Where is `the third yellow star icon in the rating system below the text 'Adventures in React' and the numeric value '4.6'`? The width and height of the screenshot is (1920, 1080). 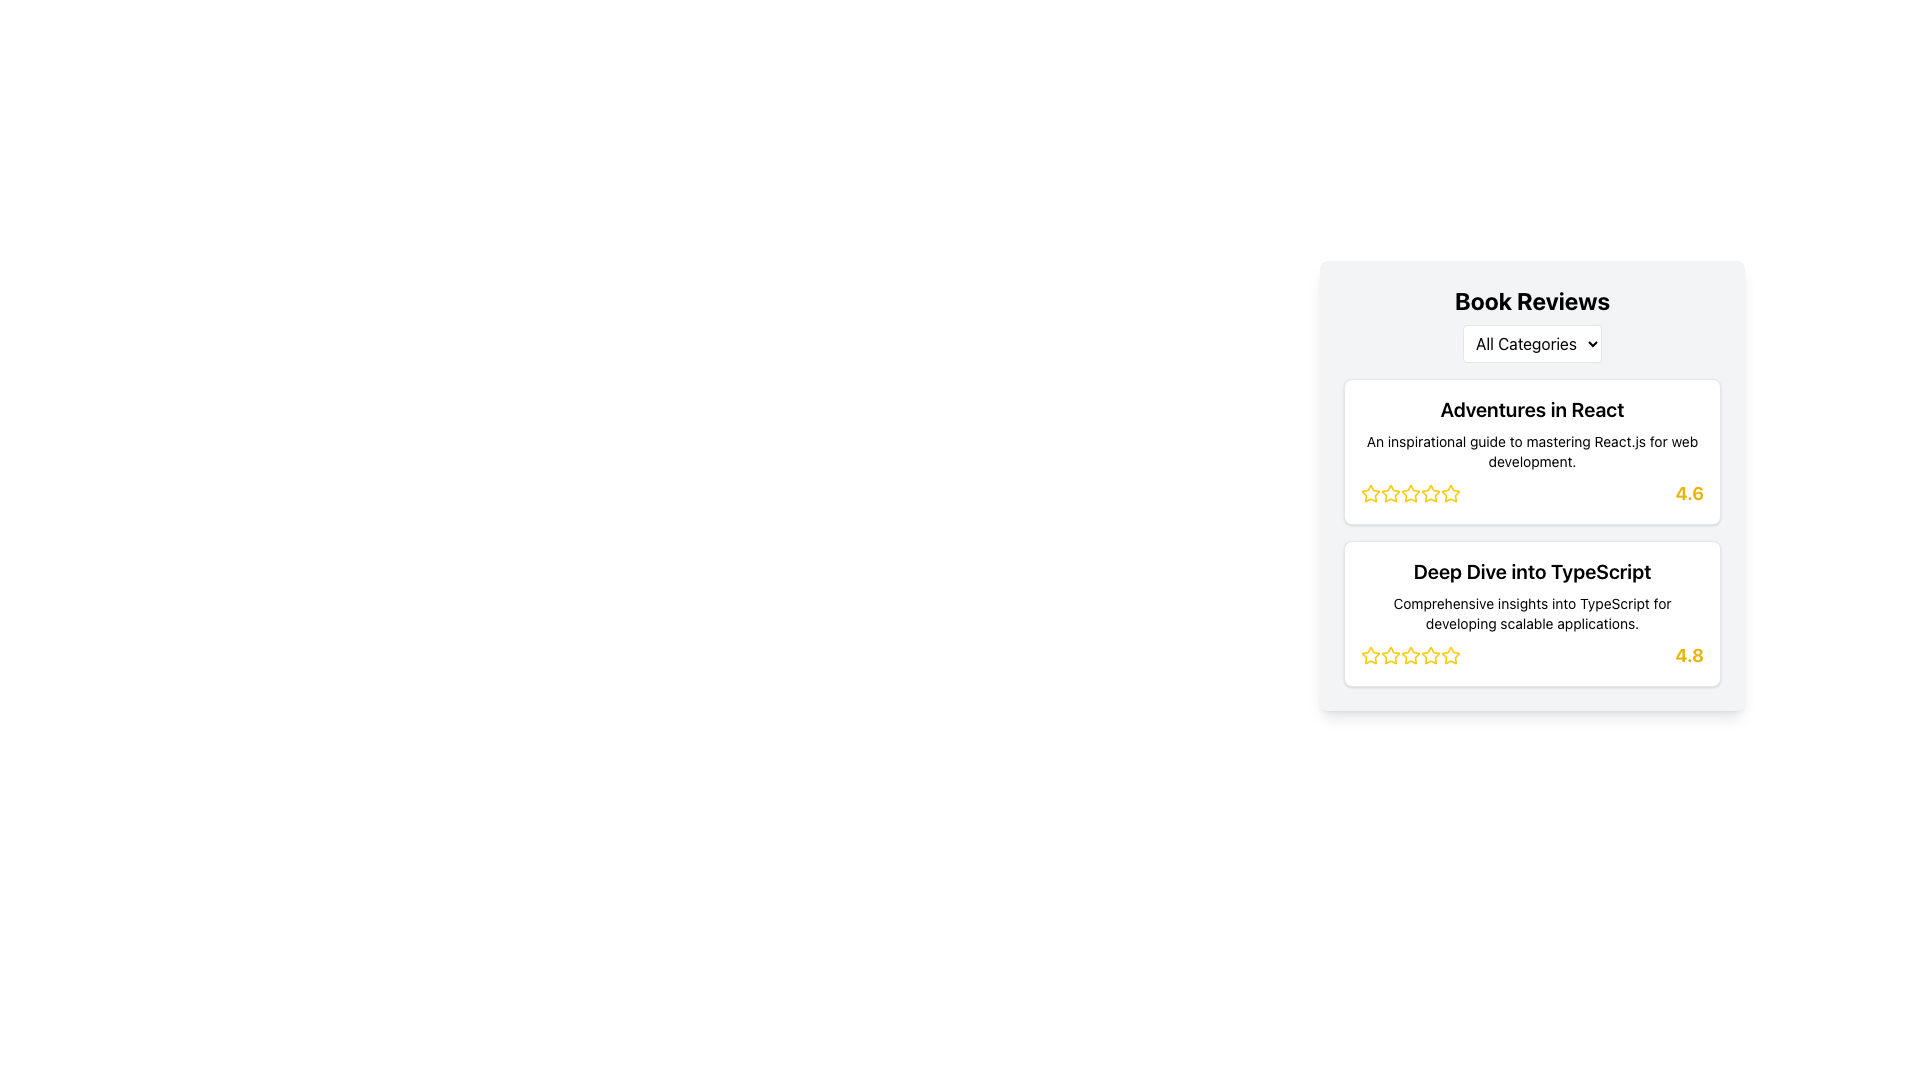
the third yellow star icon in the rating system below the text 'Adventures in React' and the numeric value '4.6' is located at coordinates (1410, 493).